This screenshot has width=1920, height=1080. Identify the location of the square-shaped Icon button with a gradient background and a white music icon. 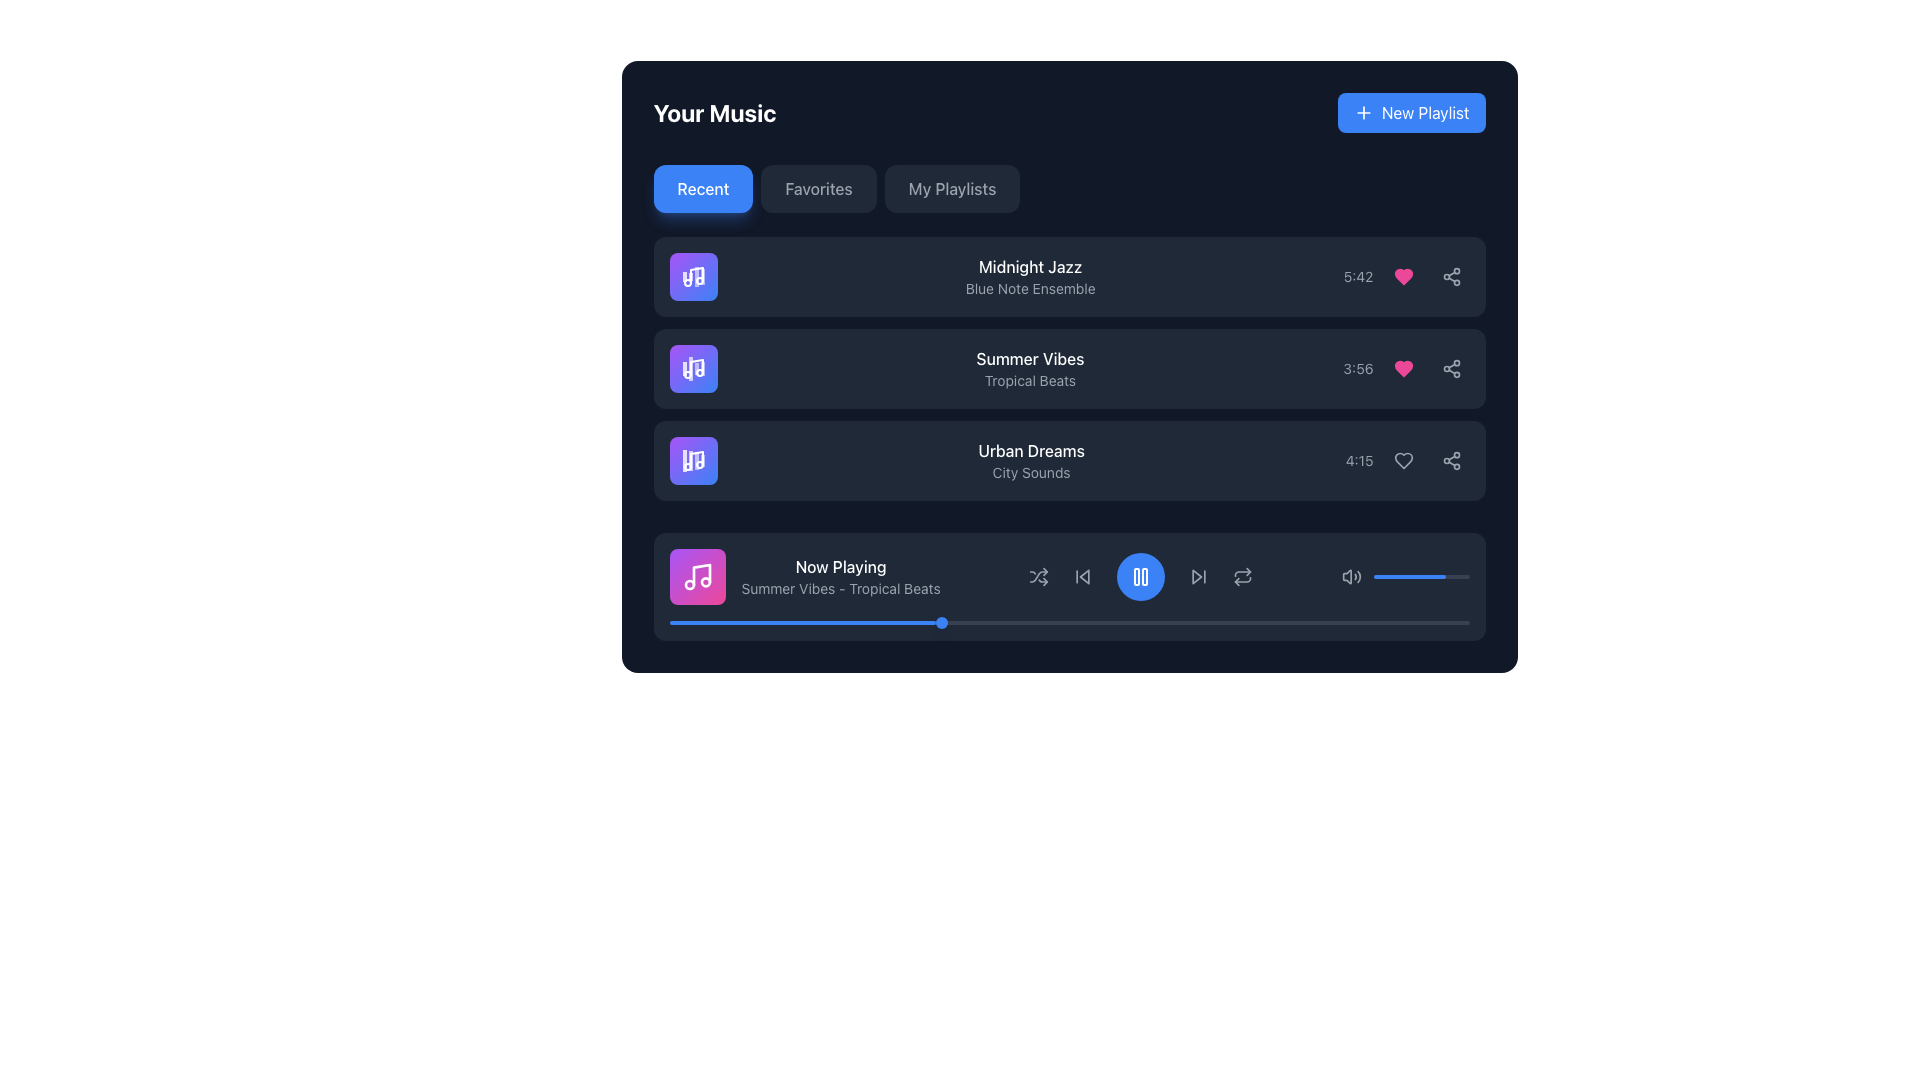
(693, 277).